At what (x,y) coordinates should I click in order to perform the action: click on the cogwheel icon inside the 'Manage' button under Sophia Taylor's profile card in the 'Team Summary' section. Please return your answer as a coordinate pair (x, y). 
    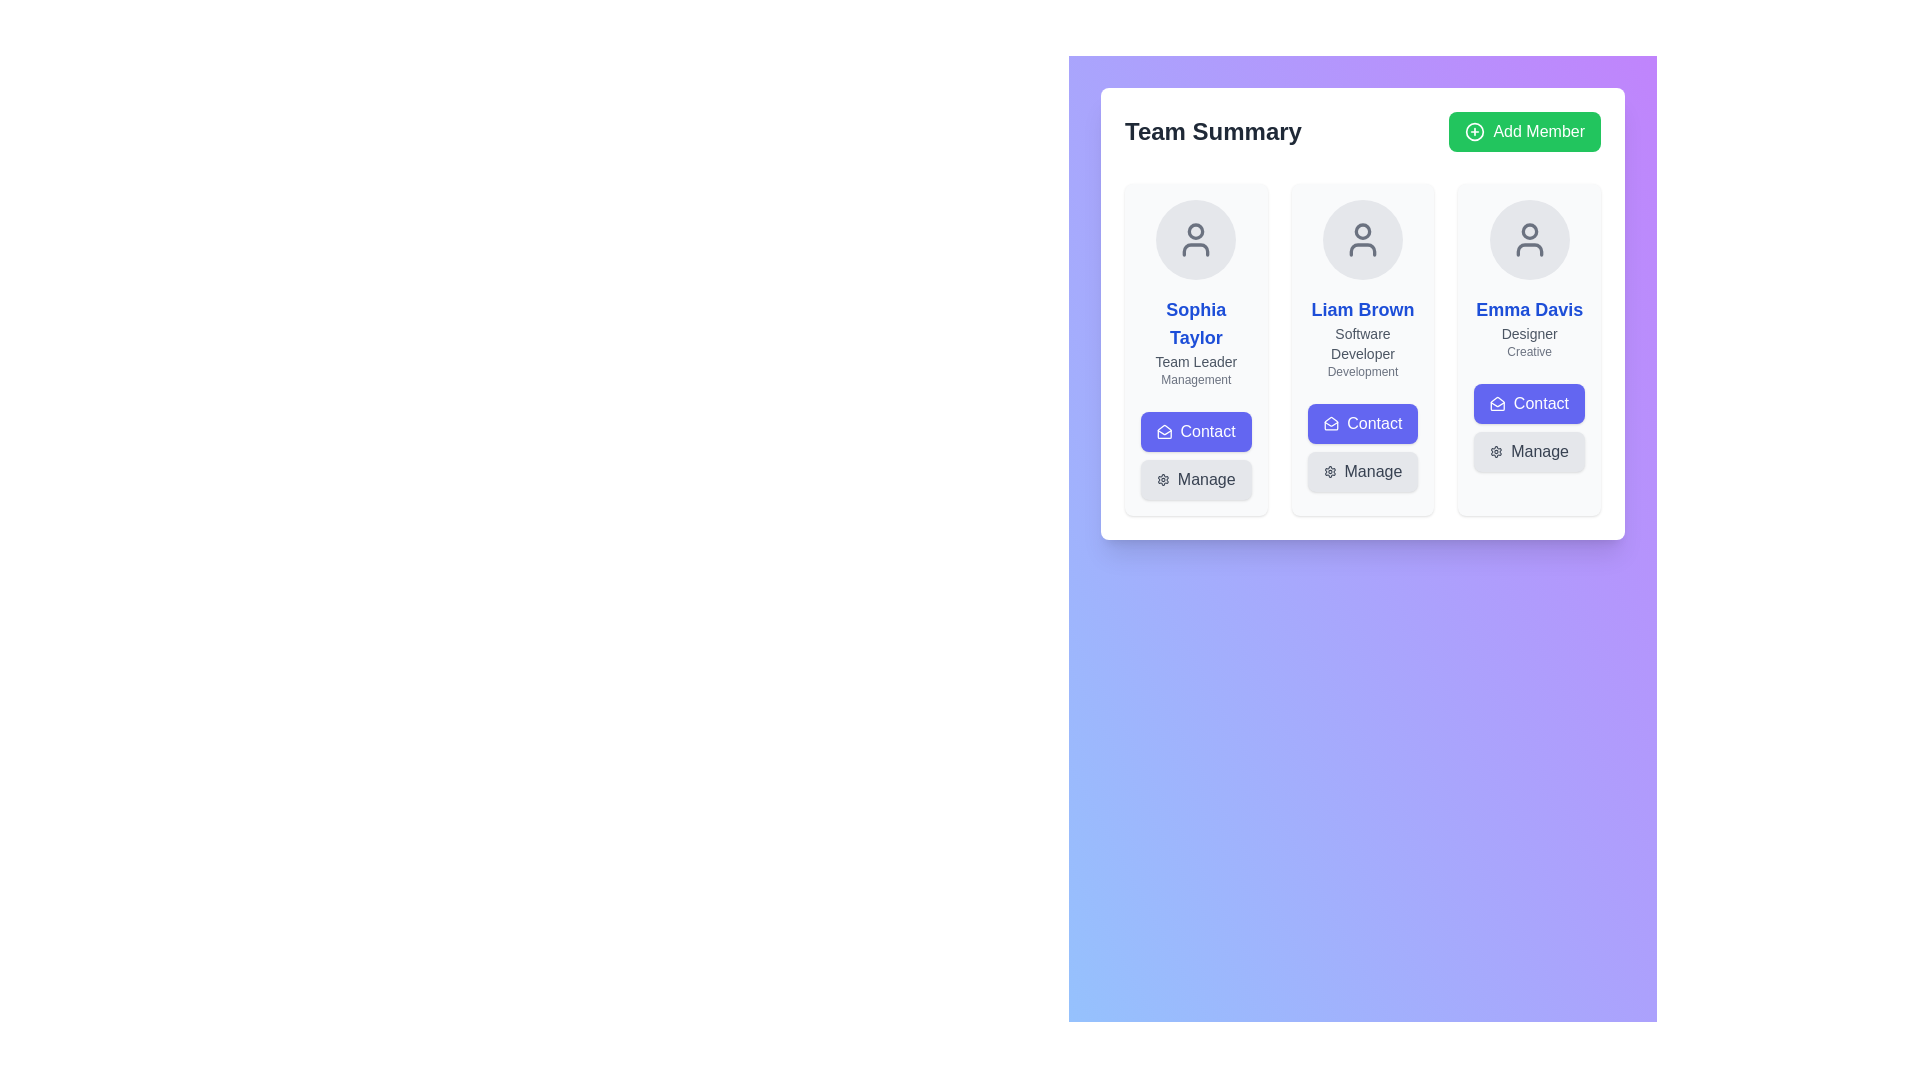
    Looking at the image, I should click on (1162, 479).